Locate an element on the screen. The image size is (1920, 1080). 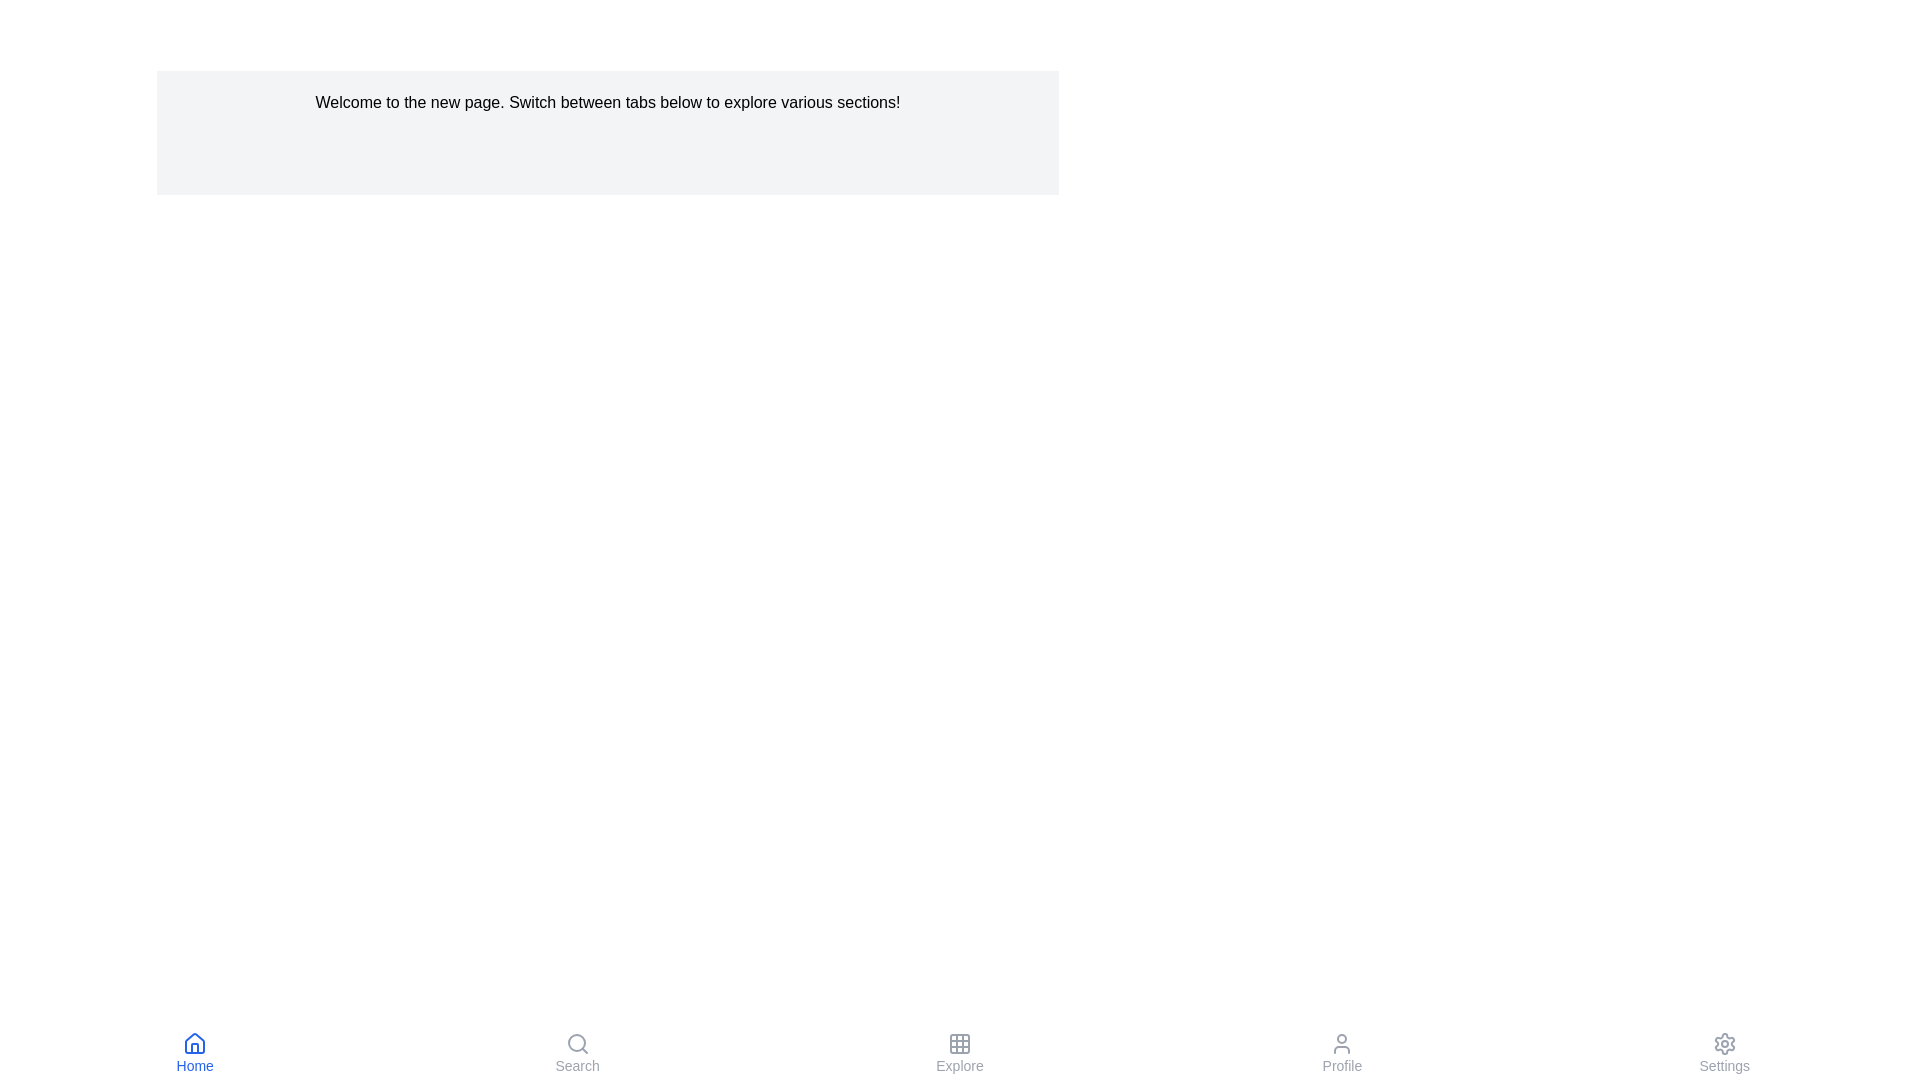
the magnifying glass icon in the bottom navigation bar is located at coordinates (576, 1043).